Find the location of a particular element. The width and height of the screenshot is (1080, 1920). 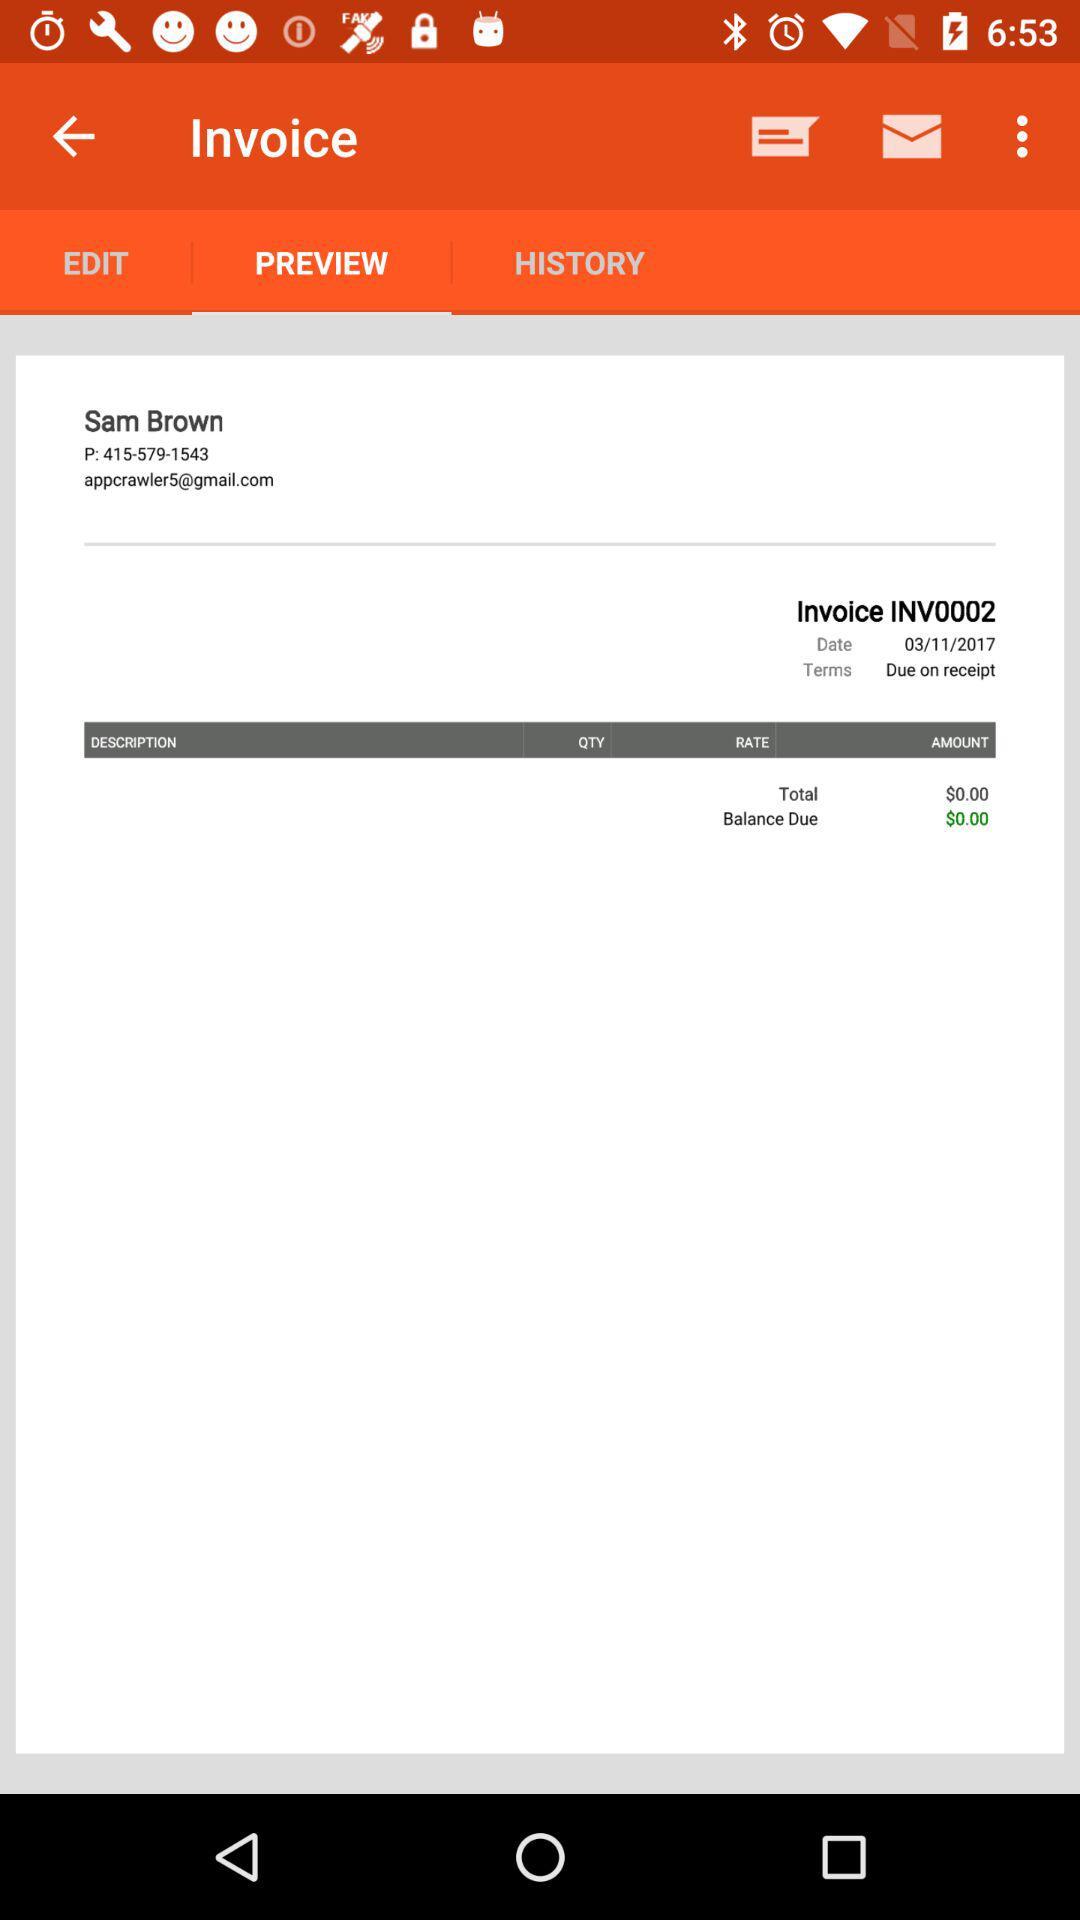

the icon to the right of the preview is located at coordinates (579, 261).